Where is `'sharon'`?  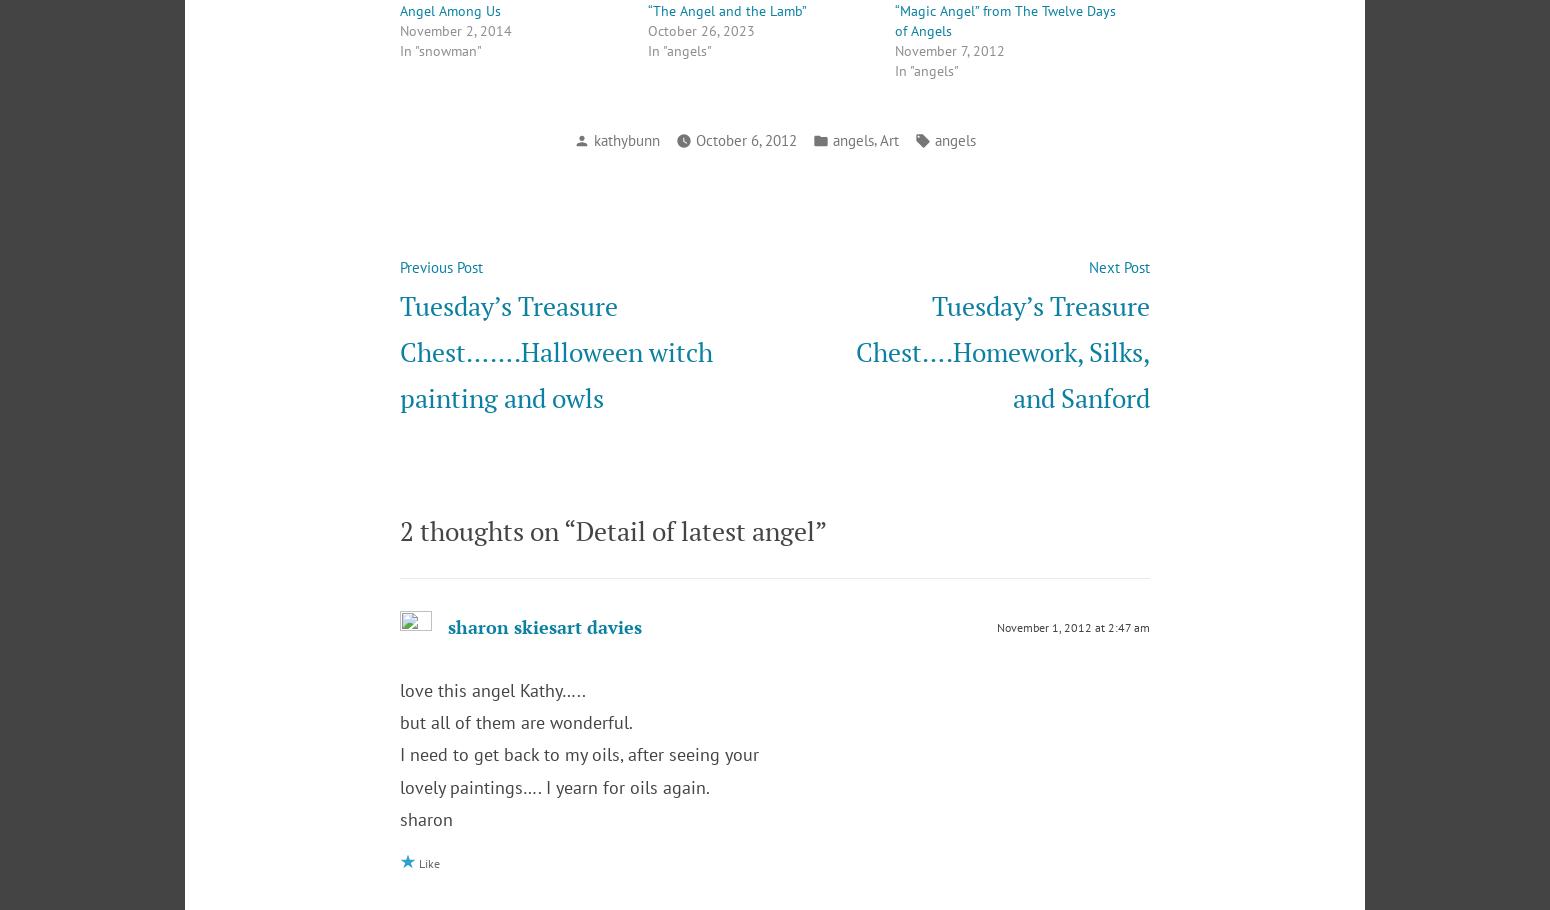 'sharon' is located at coordinates (426, 818).